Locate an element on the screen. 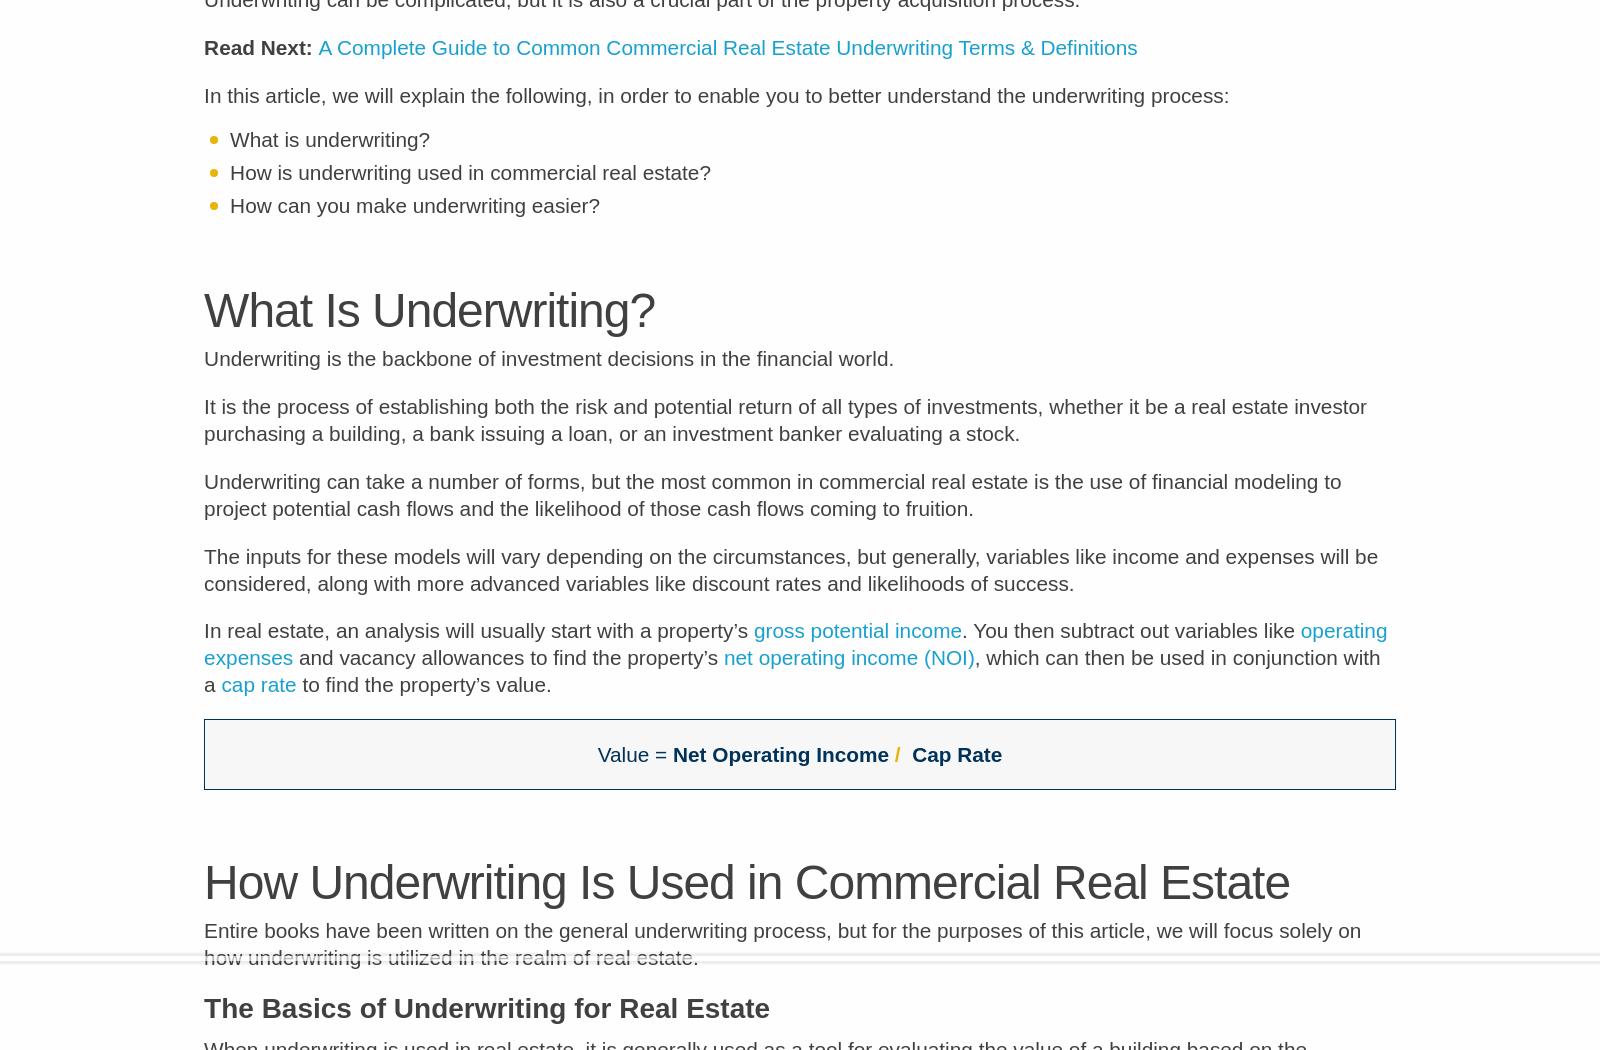  'How is underwriting used in commercial real estate?' is located at coordinates (468, 186).